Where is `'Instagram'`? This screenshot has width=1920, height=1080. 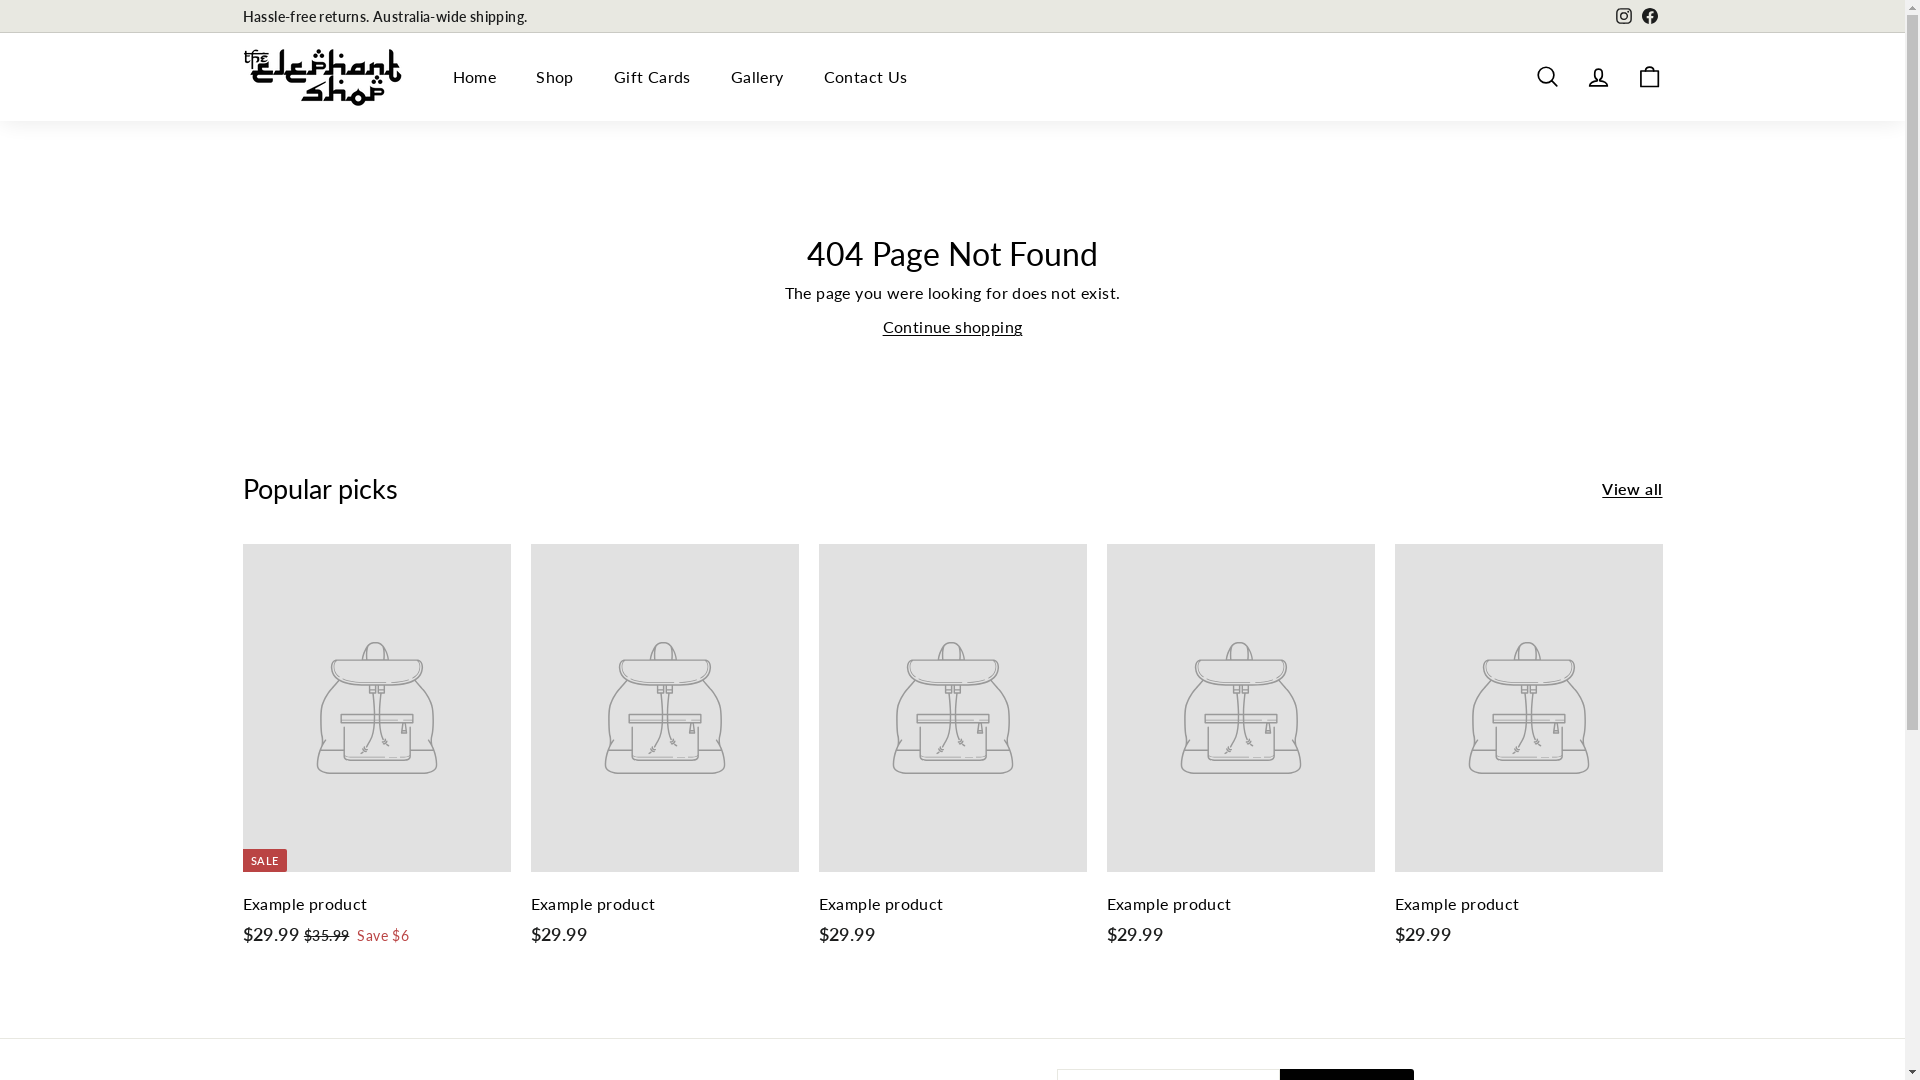 'Instagram' is located at coordinates (1622, 15).